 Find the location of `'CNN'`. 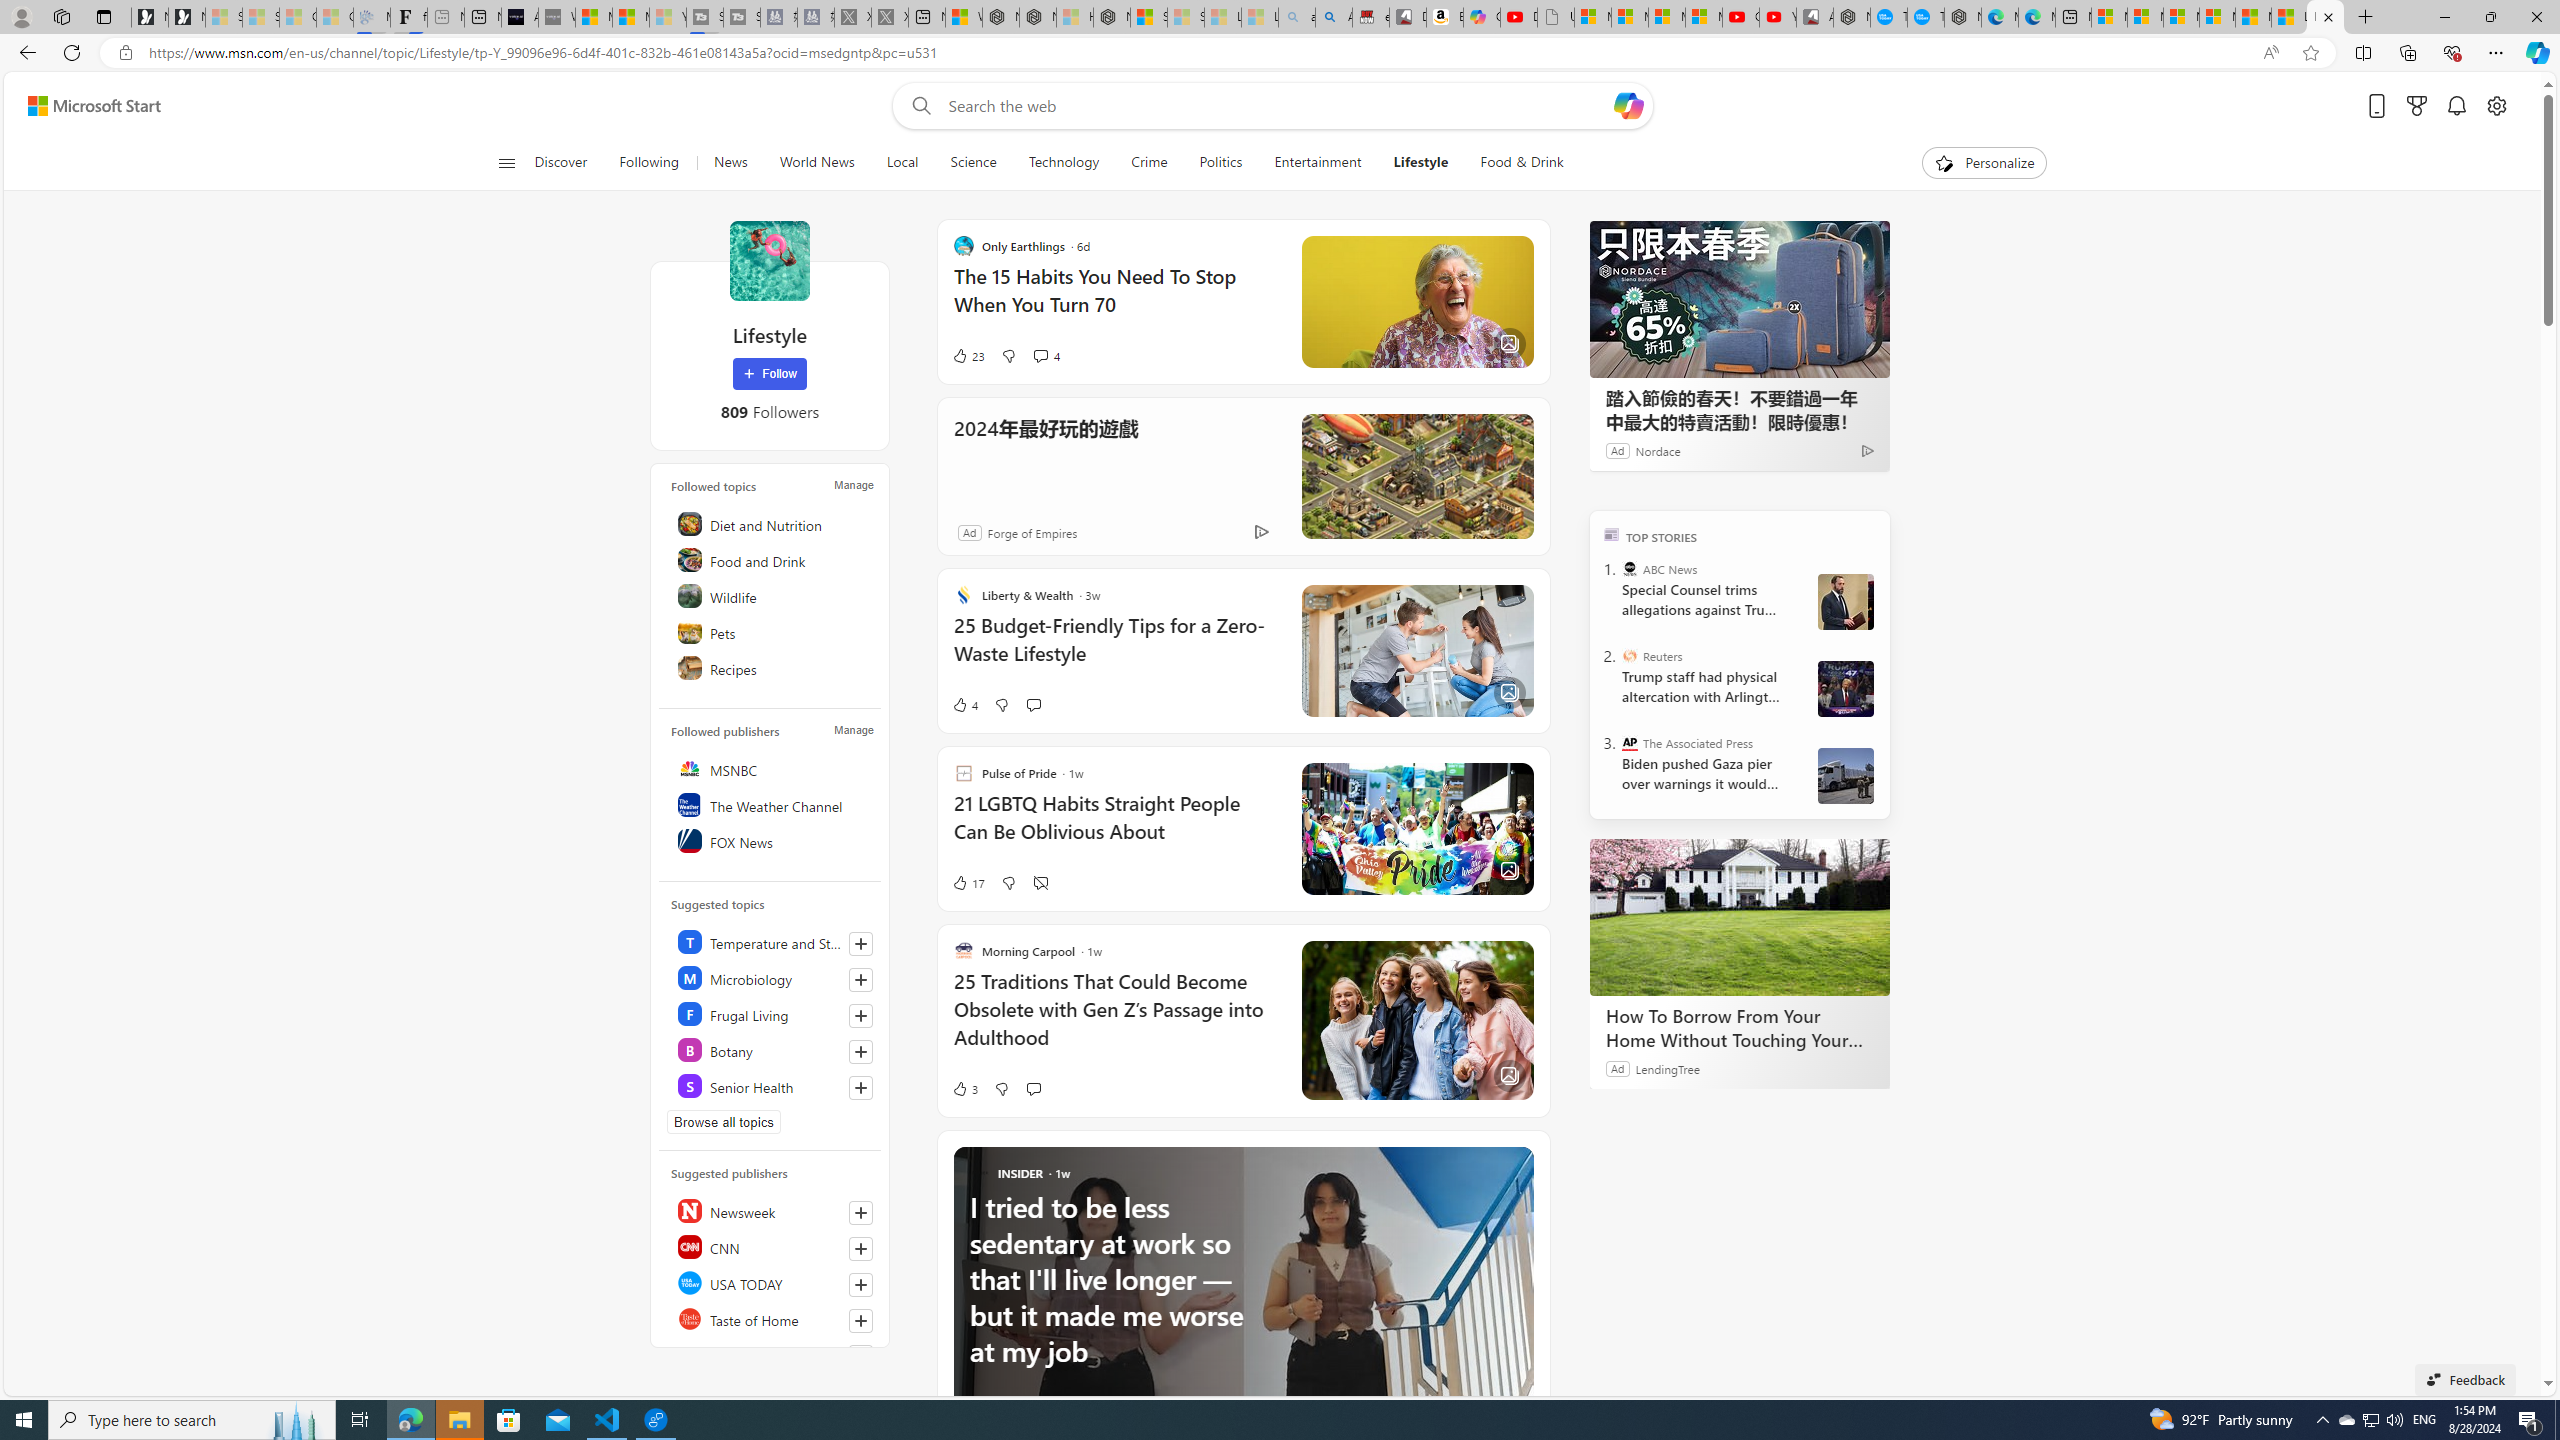

'CNN' is located at coordinates (773, 1246).